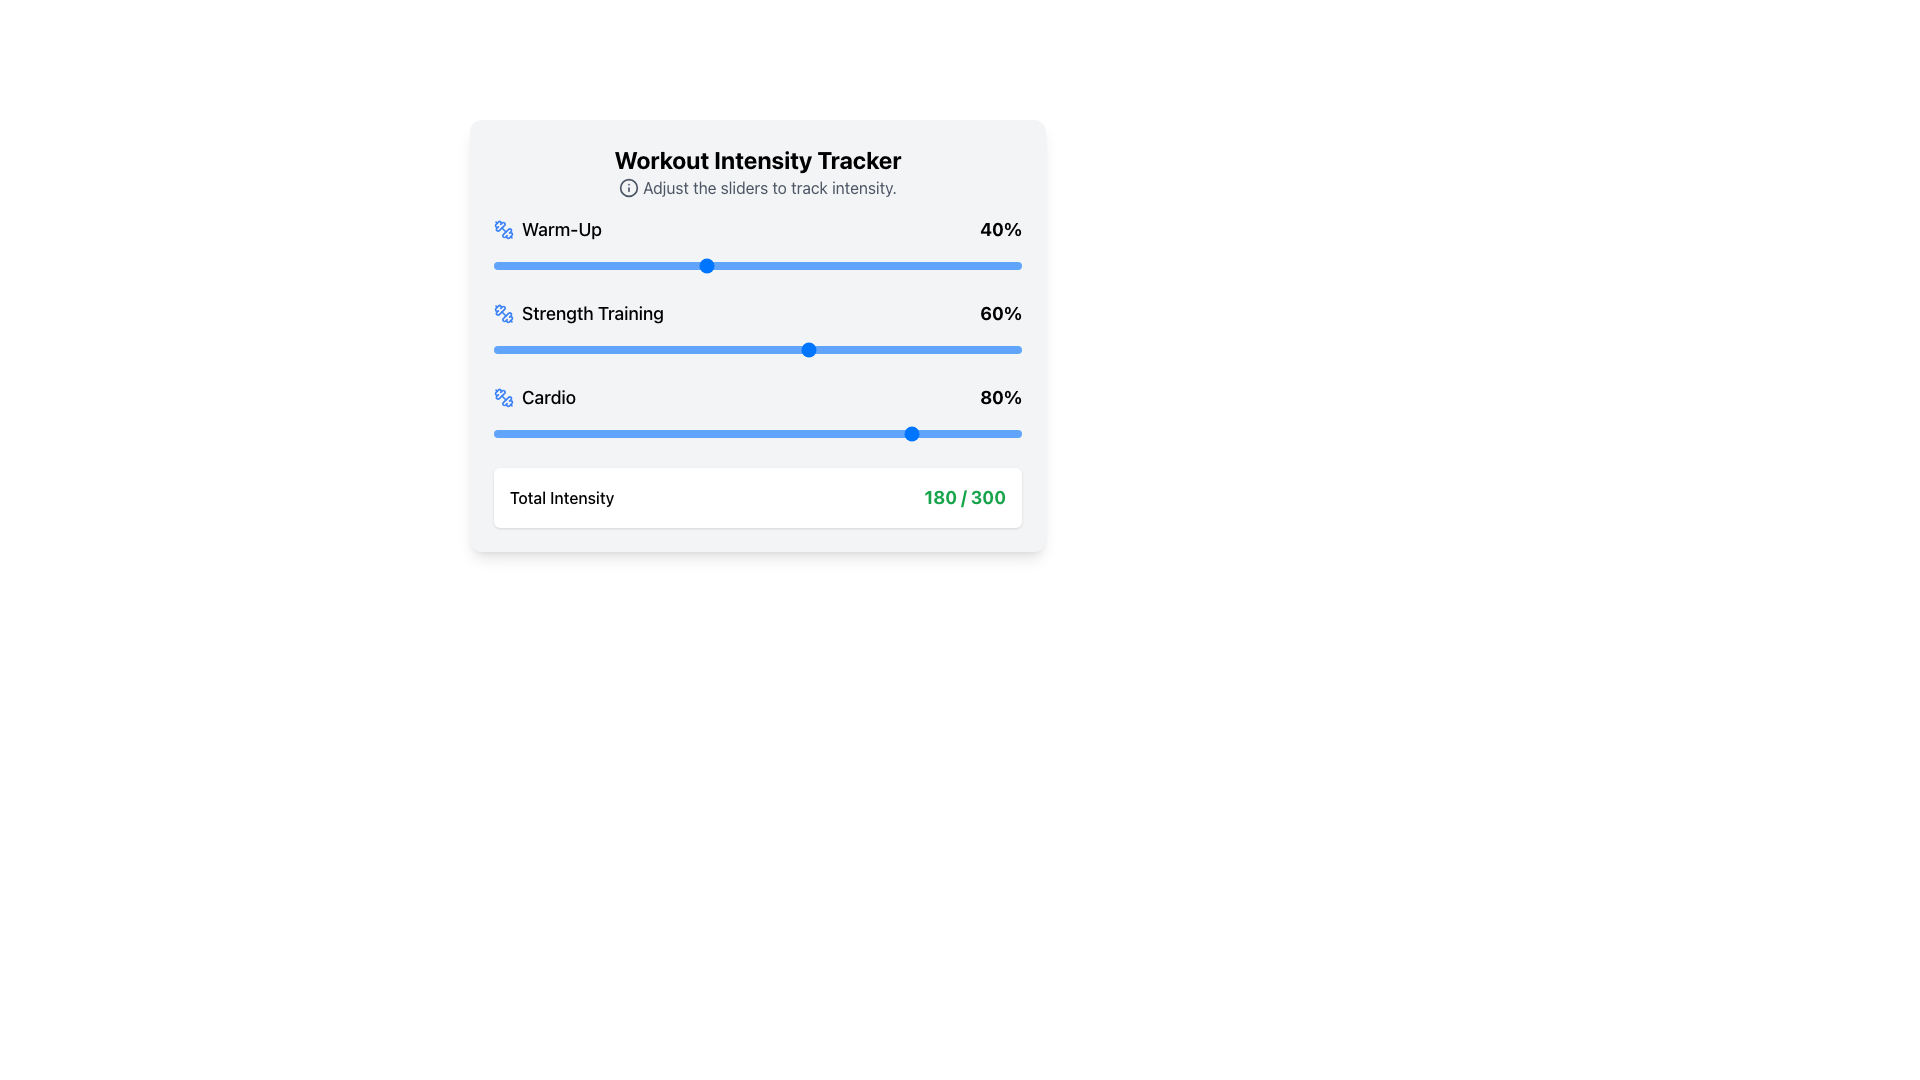  I want to click on the decorative fitness icon located to the left of the 'Strength Training' text label in the user interface, so click(500, 310).